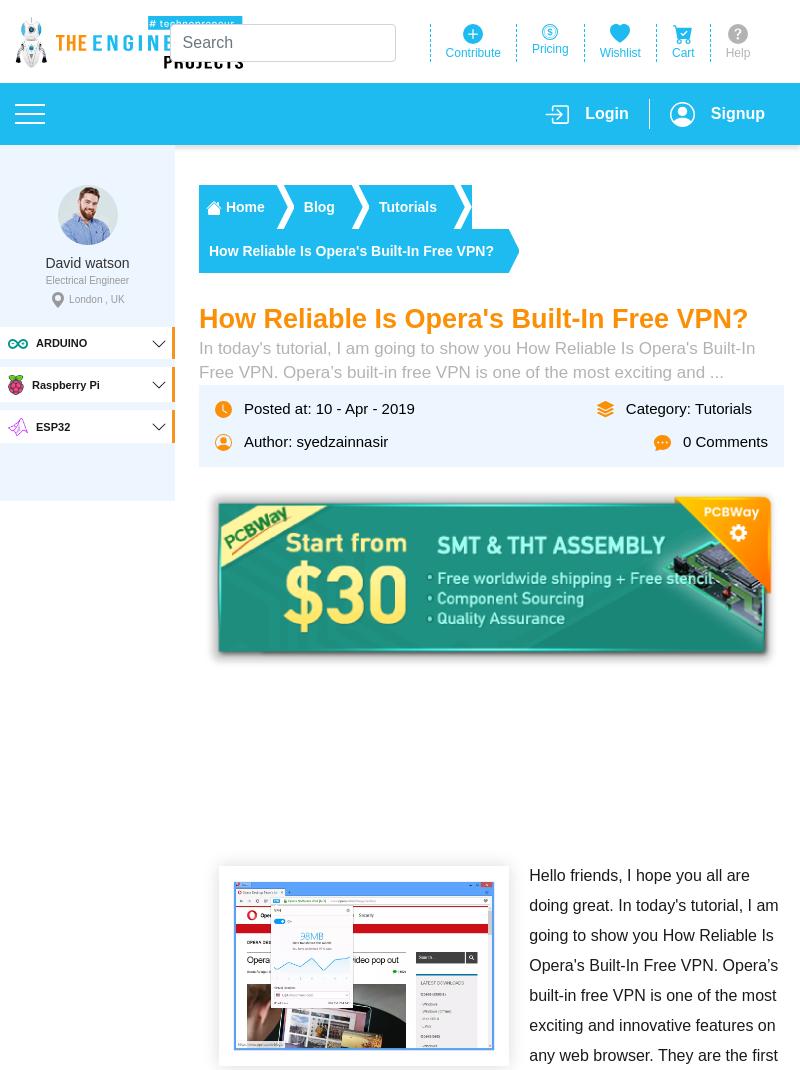 The height and width of the screenshot is (1070, 800). Describe the element at coordinates (270, 440) in the screenshot. I see `'Author:'` at that location.